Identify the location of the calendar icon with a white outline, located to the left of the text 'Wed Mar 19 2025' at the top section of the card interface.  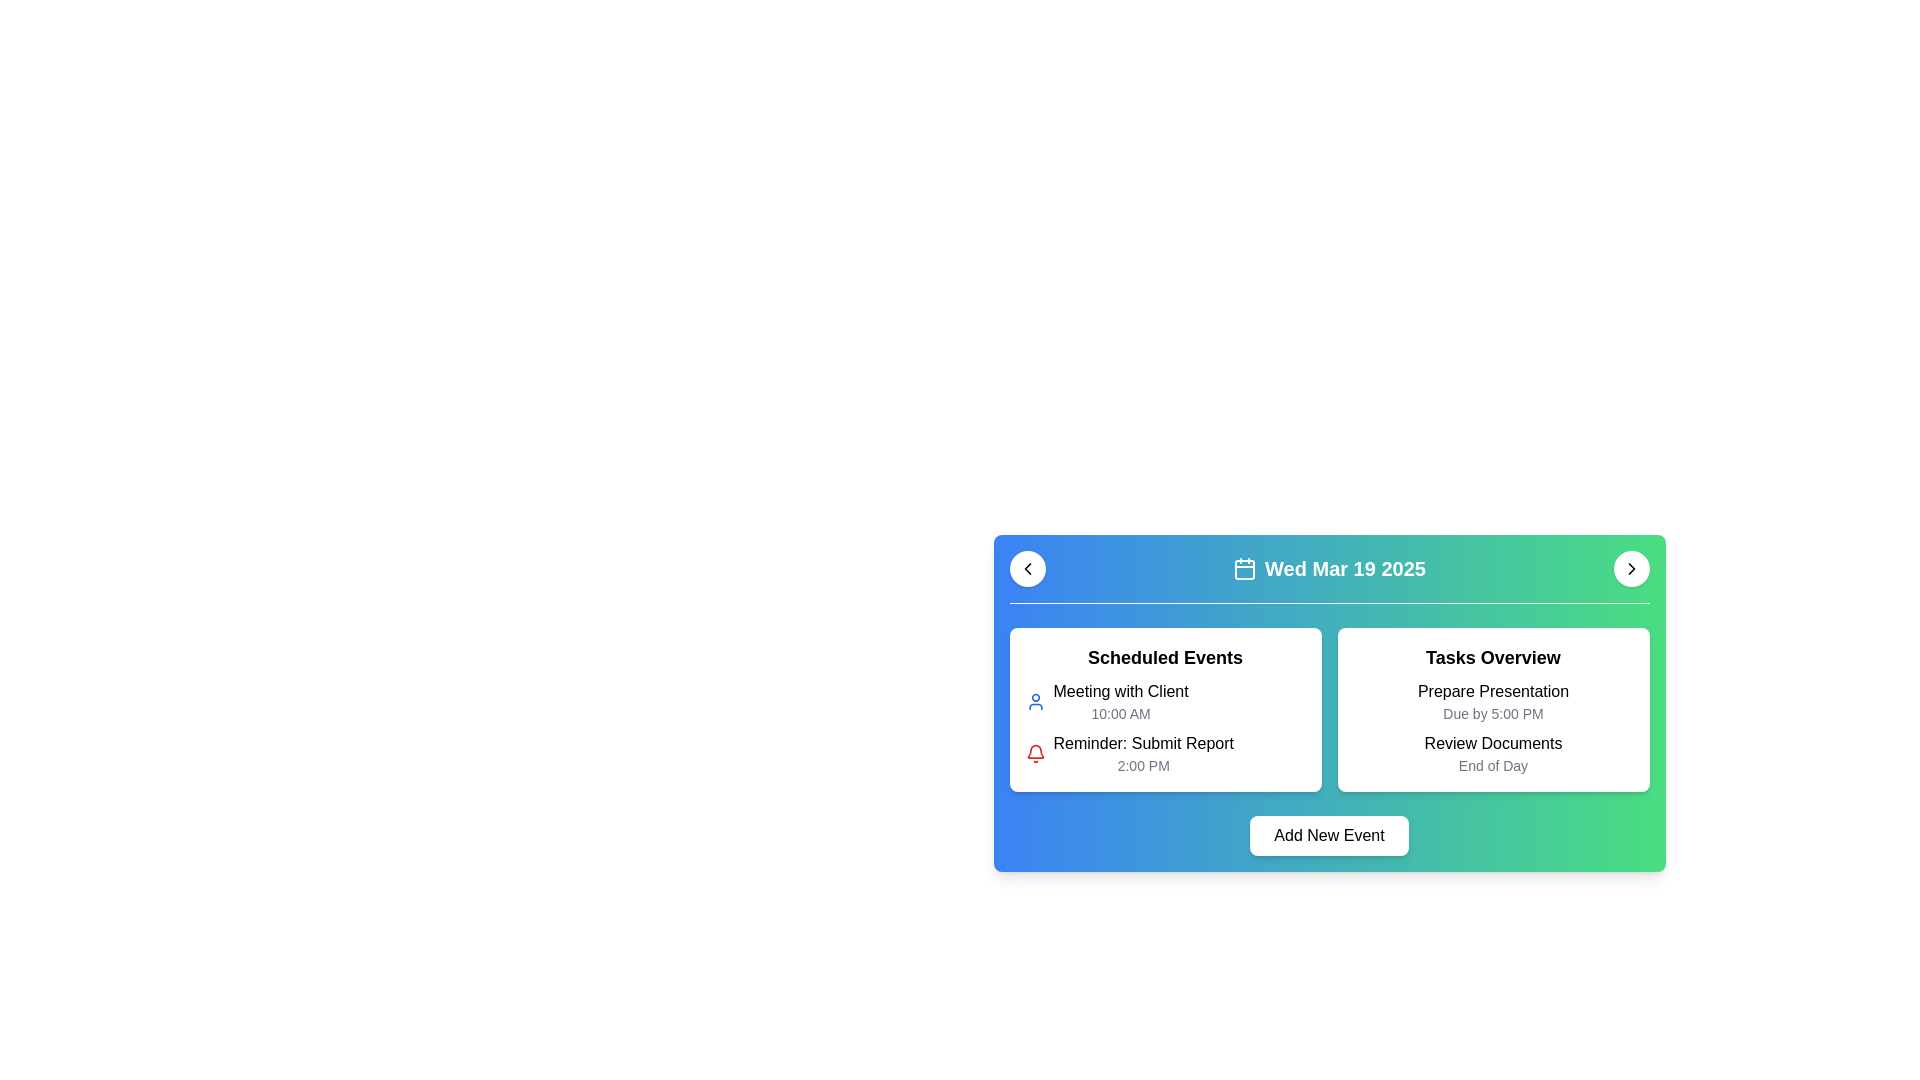
(1244, 569).